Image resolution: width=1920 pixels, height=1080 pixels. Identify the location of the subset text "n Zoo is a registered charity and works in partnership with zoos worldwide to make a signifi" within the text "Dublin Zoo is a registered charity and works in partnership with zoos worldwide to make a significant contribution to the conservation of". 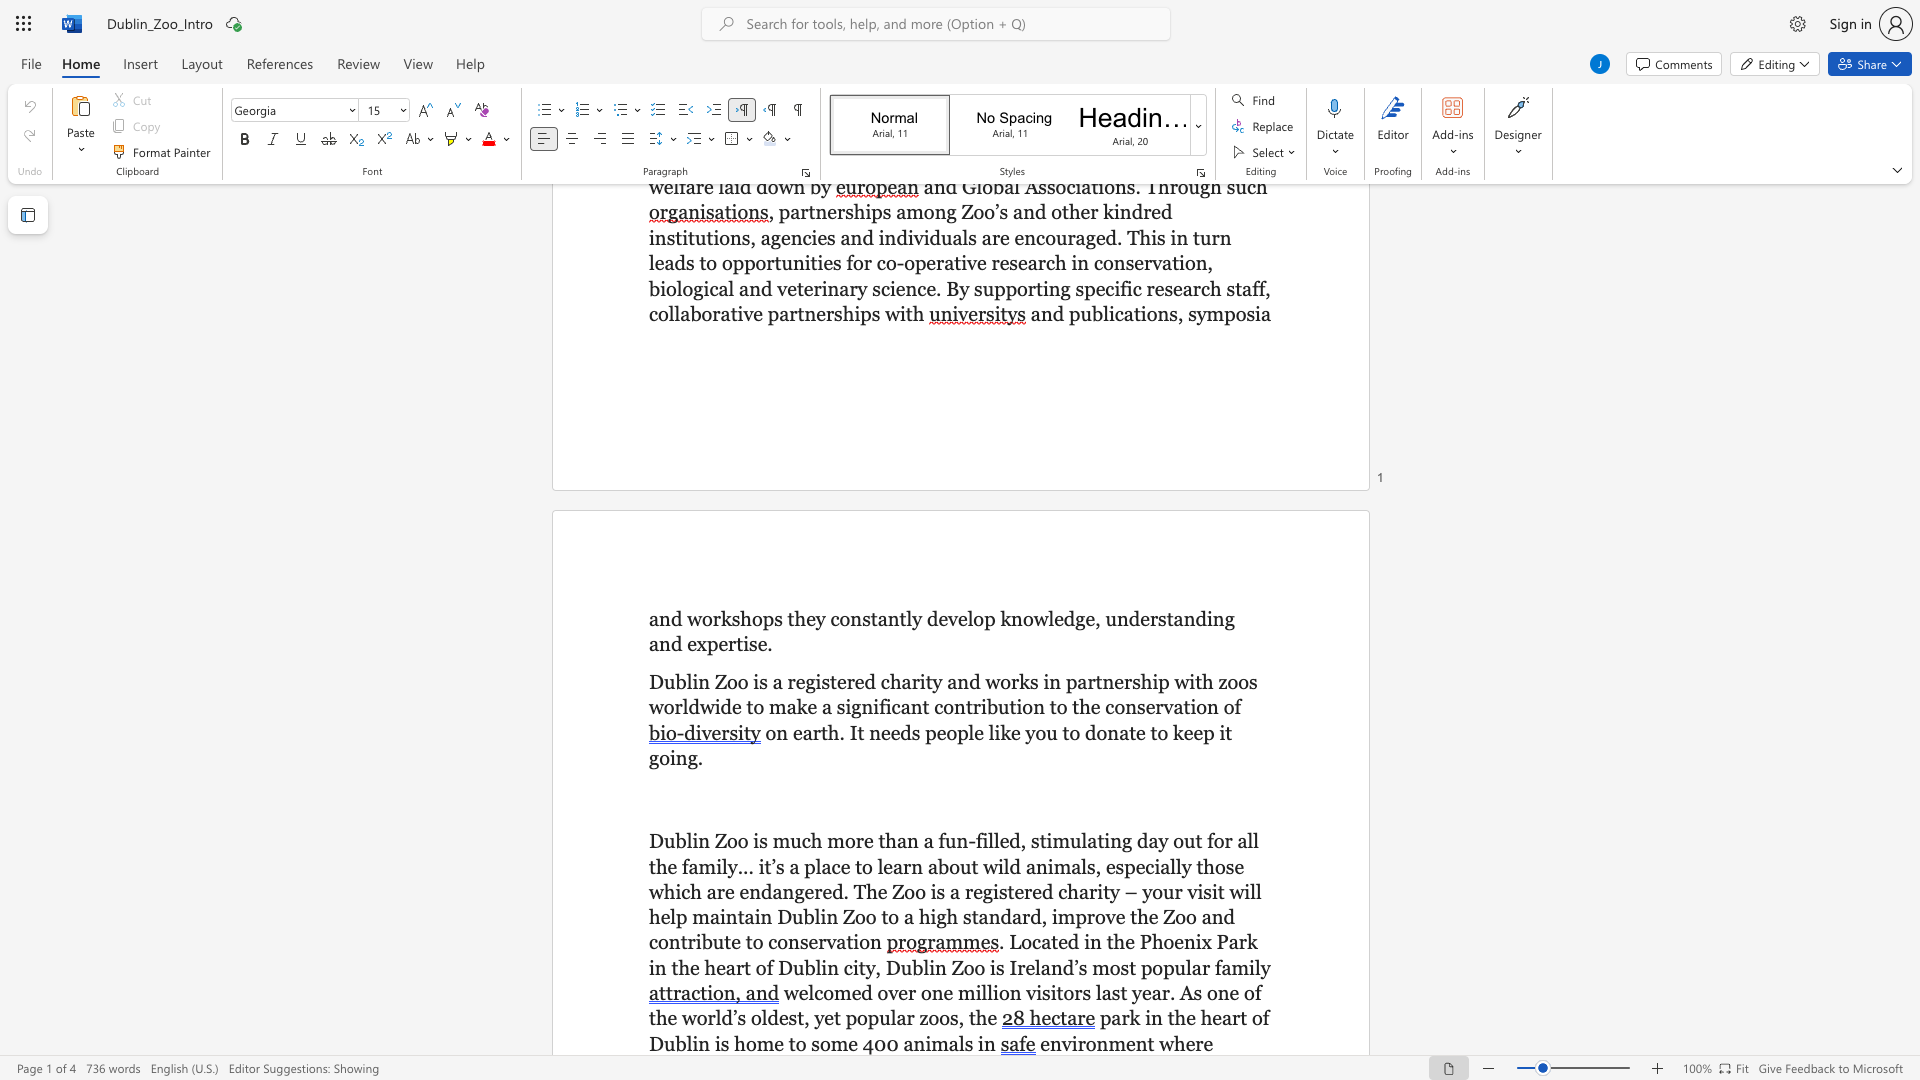
(698, 681).